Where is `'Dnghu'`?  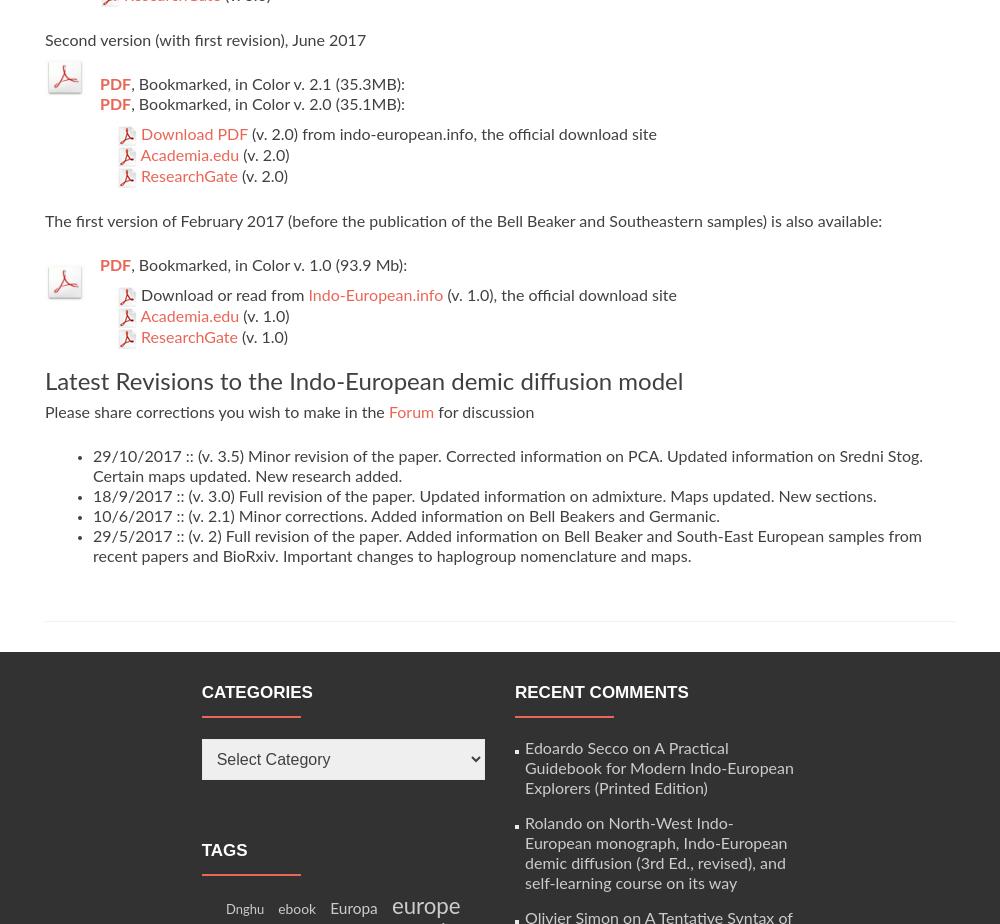
'Dnghu' is located at coordinates (244, 909).